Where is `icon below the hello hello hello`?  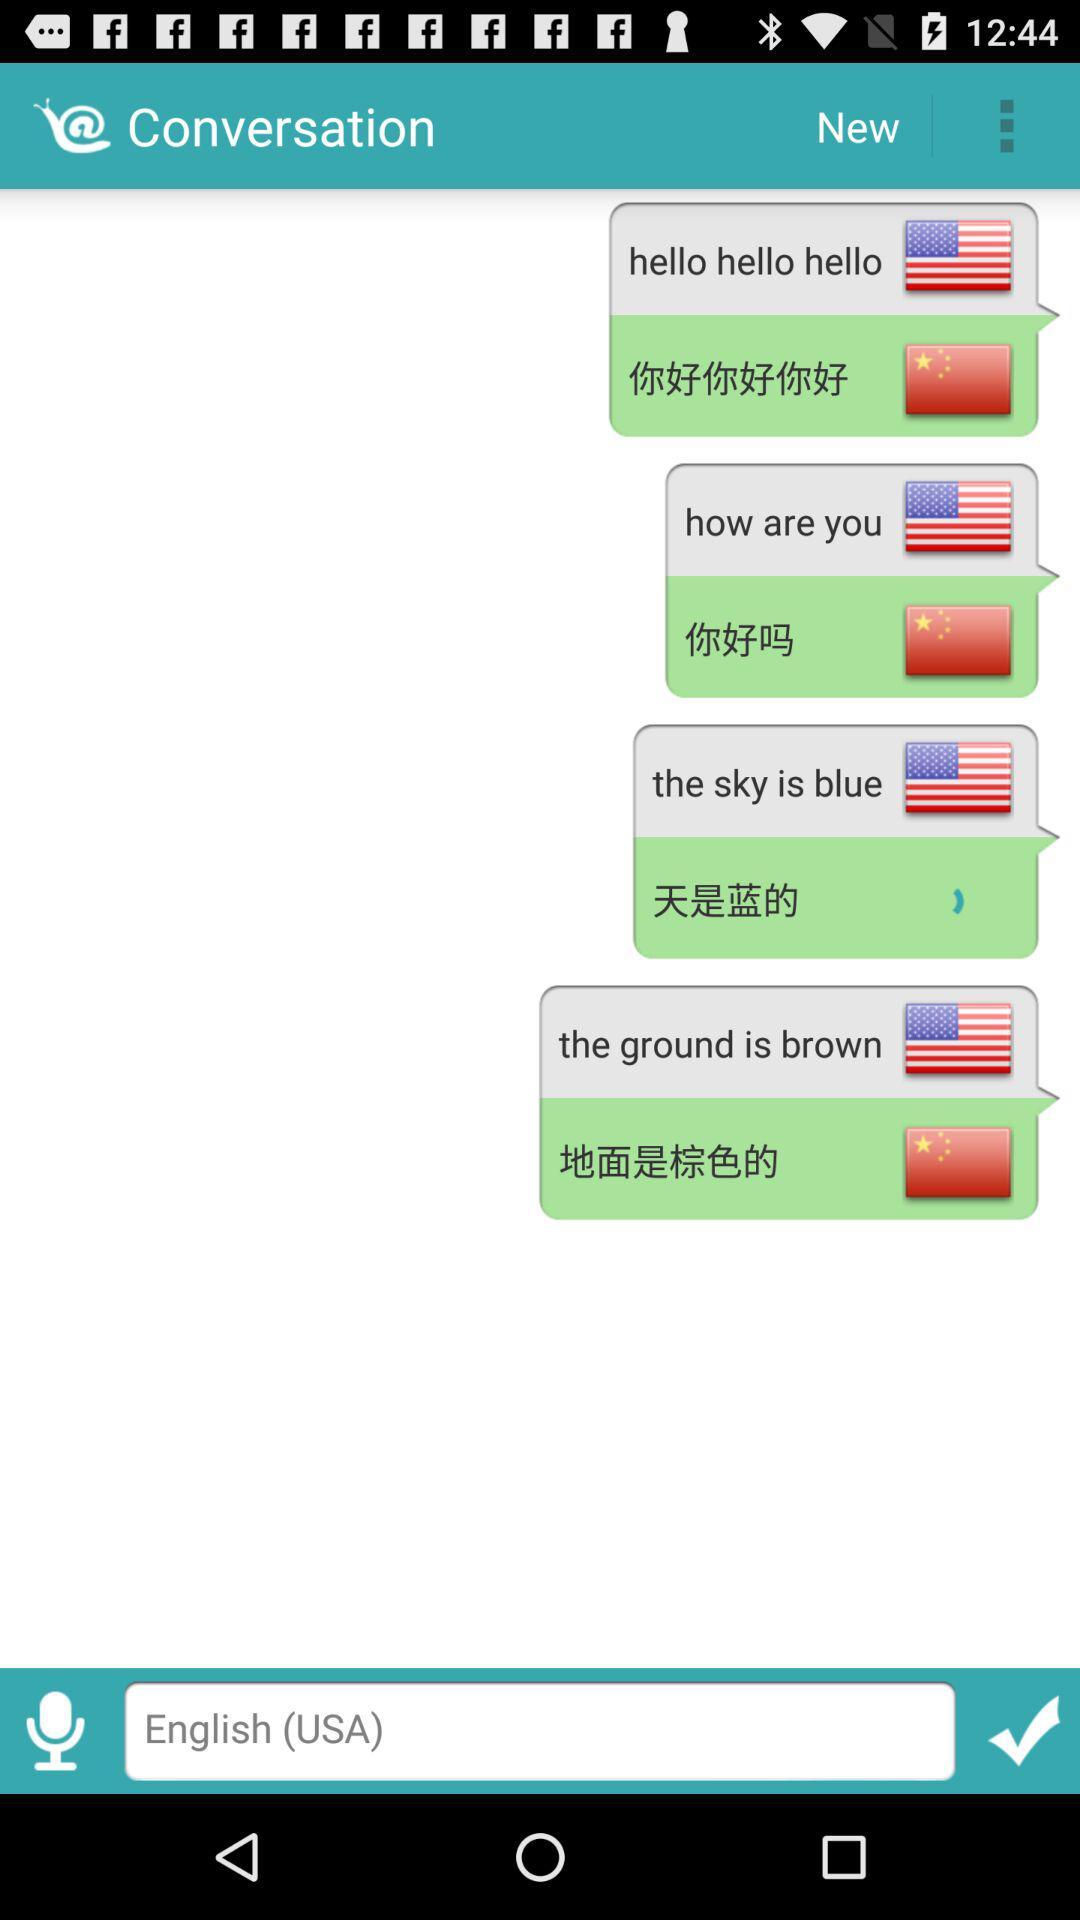 icon below the hello hello hello is located at coordinates (834, 379).